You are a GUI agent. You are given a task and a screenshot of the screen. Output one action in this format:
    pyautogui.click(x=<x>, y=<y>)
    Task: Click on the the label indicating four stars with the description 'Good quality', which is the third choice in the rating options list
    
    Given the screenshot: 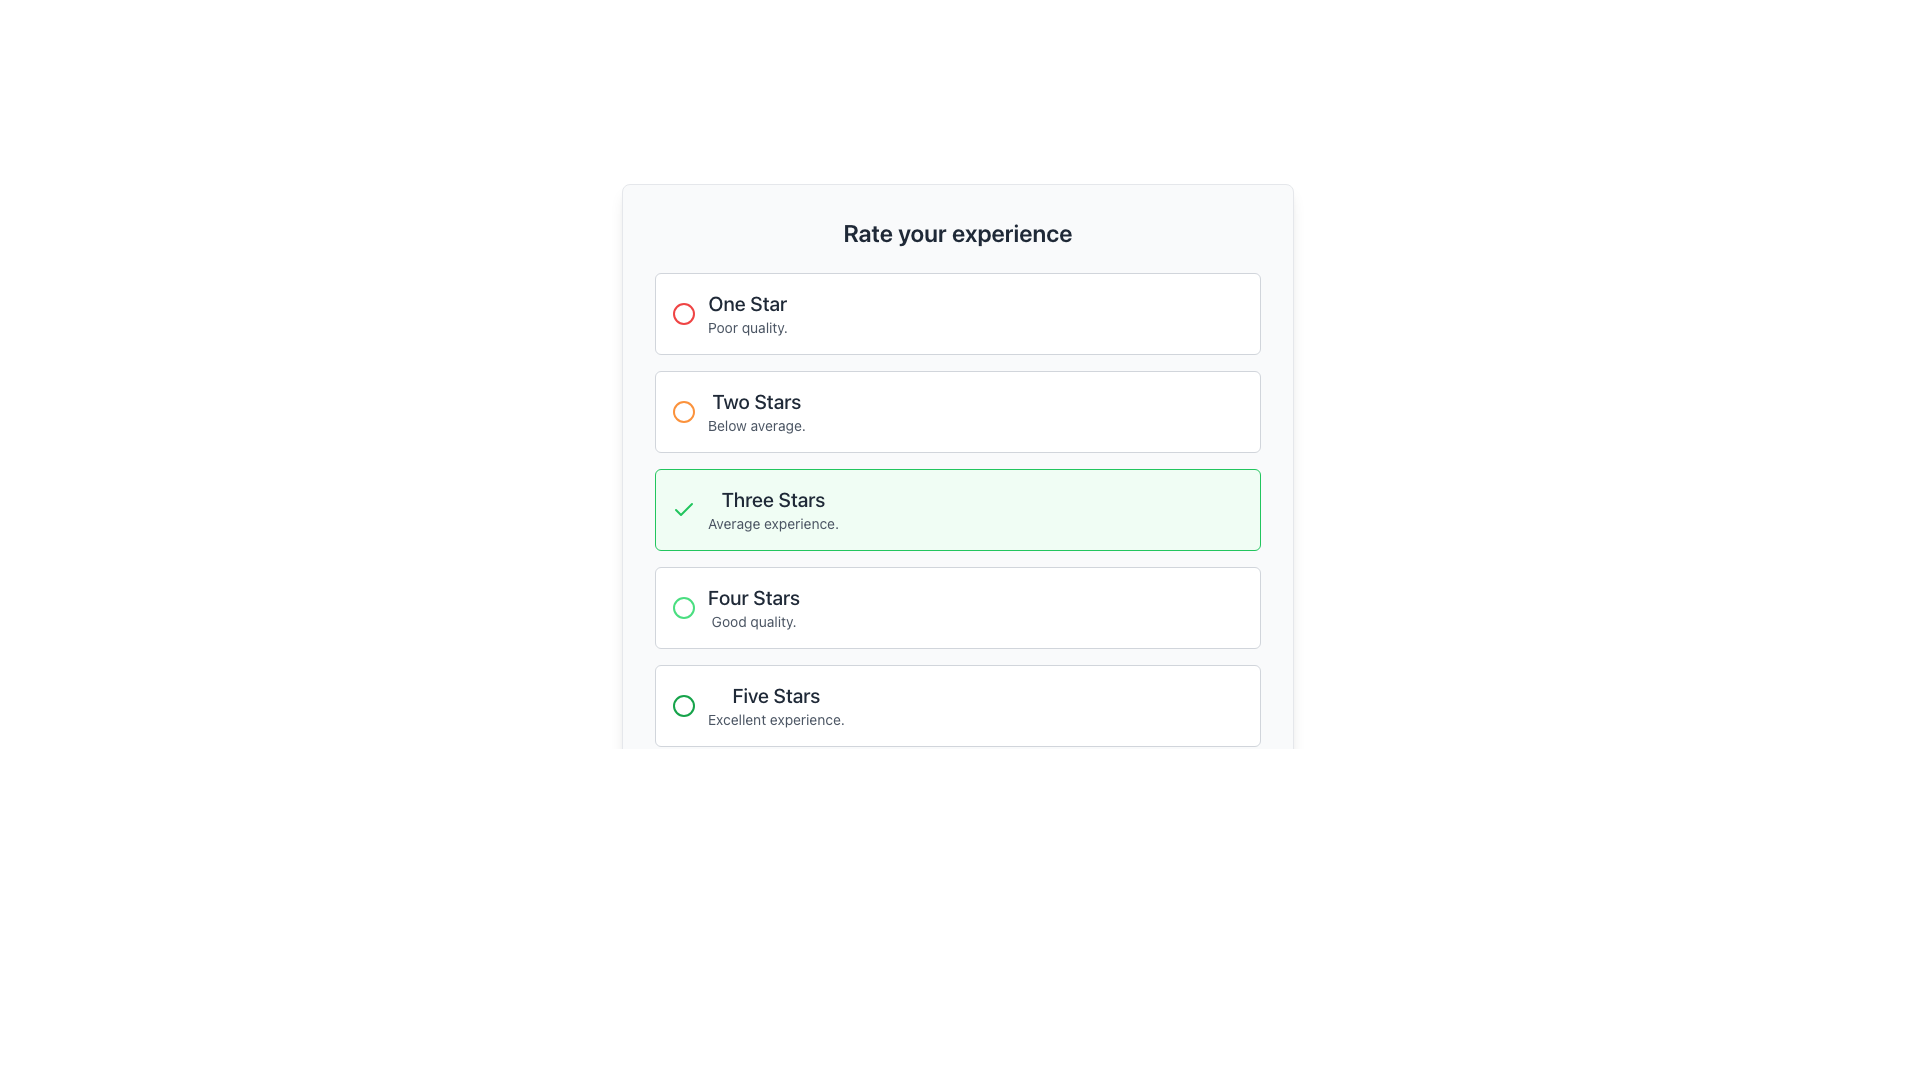 What is the action you would take?
    pyautogui.click(x=752, y=607)
    